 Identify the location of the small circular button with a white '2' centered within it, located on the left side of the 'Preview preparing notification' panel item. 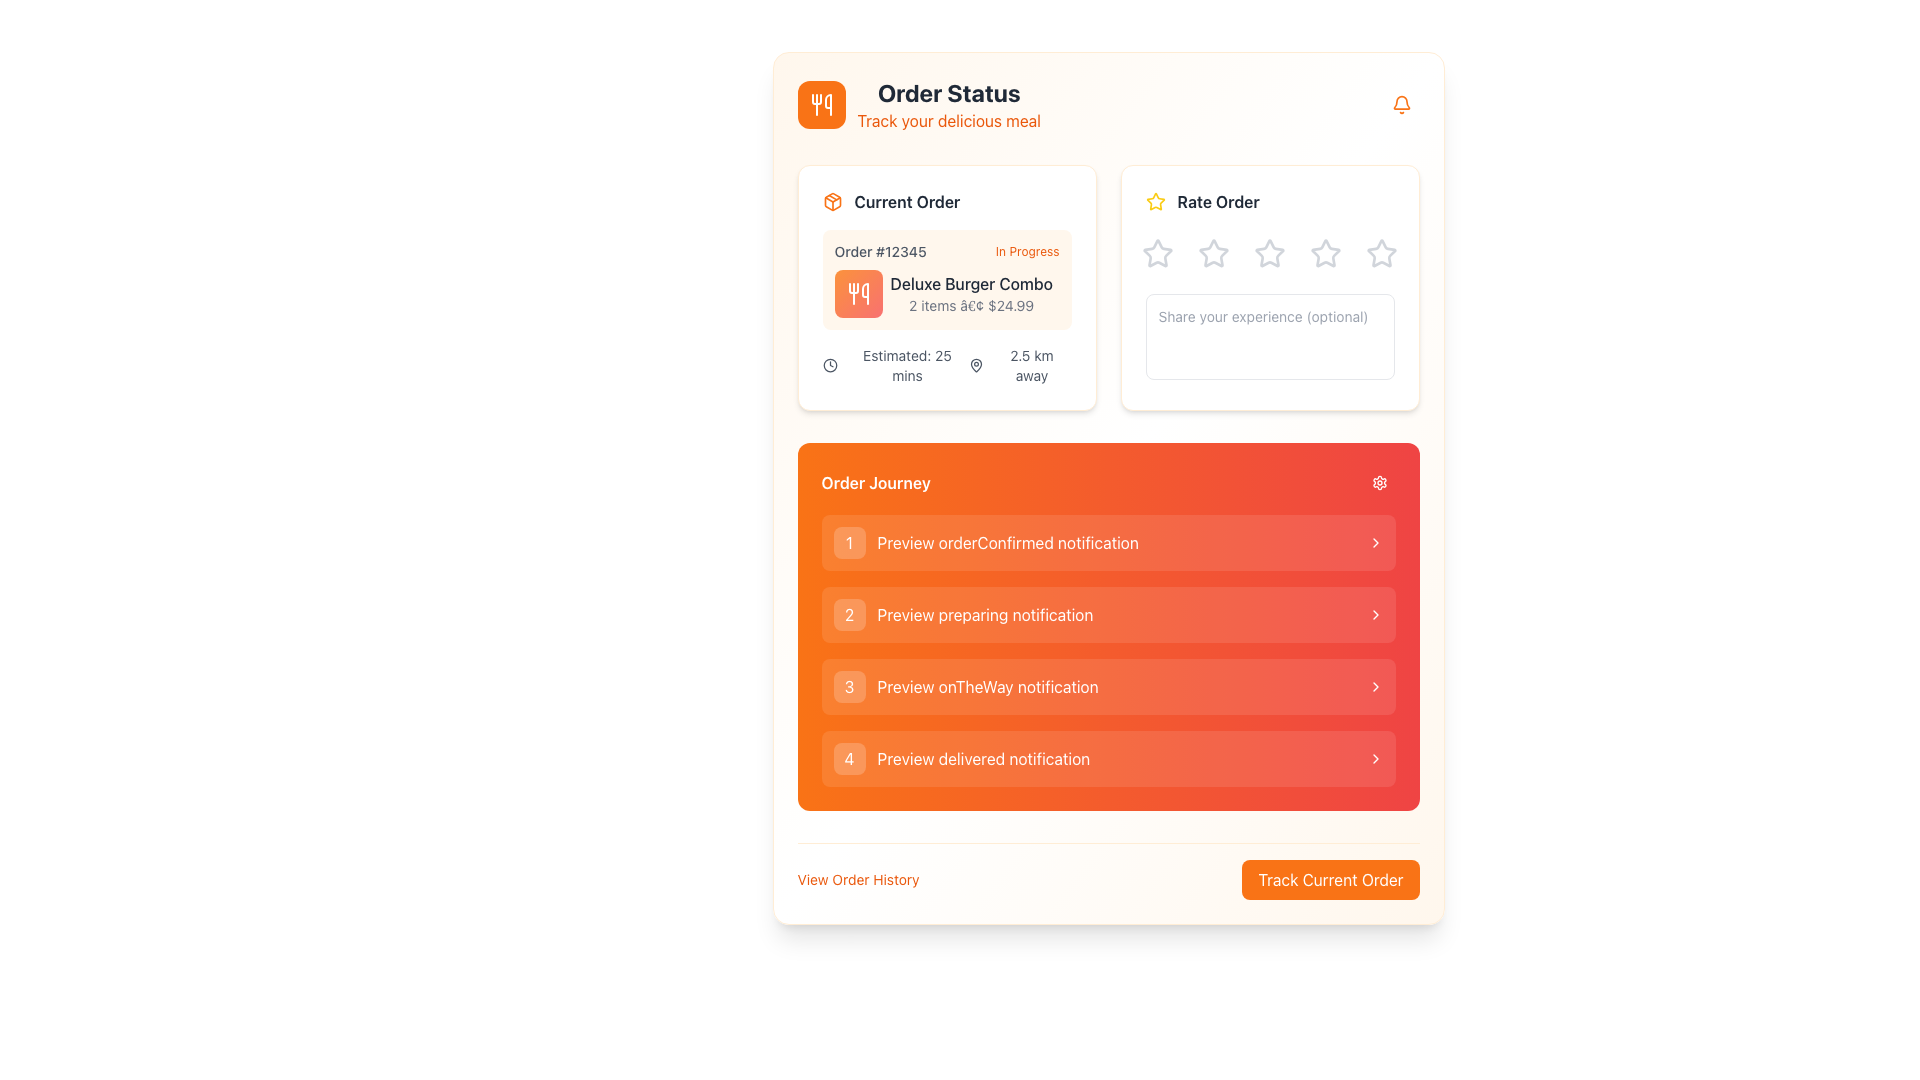
(849, 613).